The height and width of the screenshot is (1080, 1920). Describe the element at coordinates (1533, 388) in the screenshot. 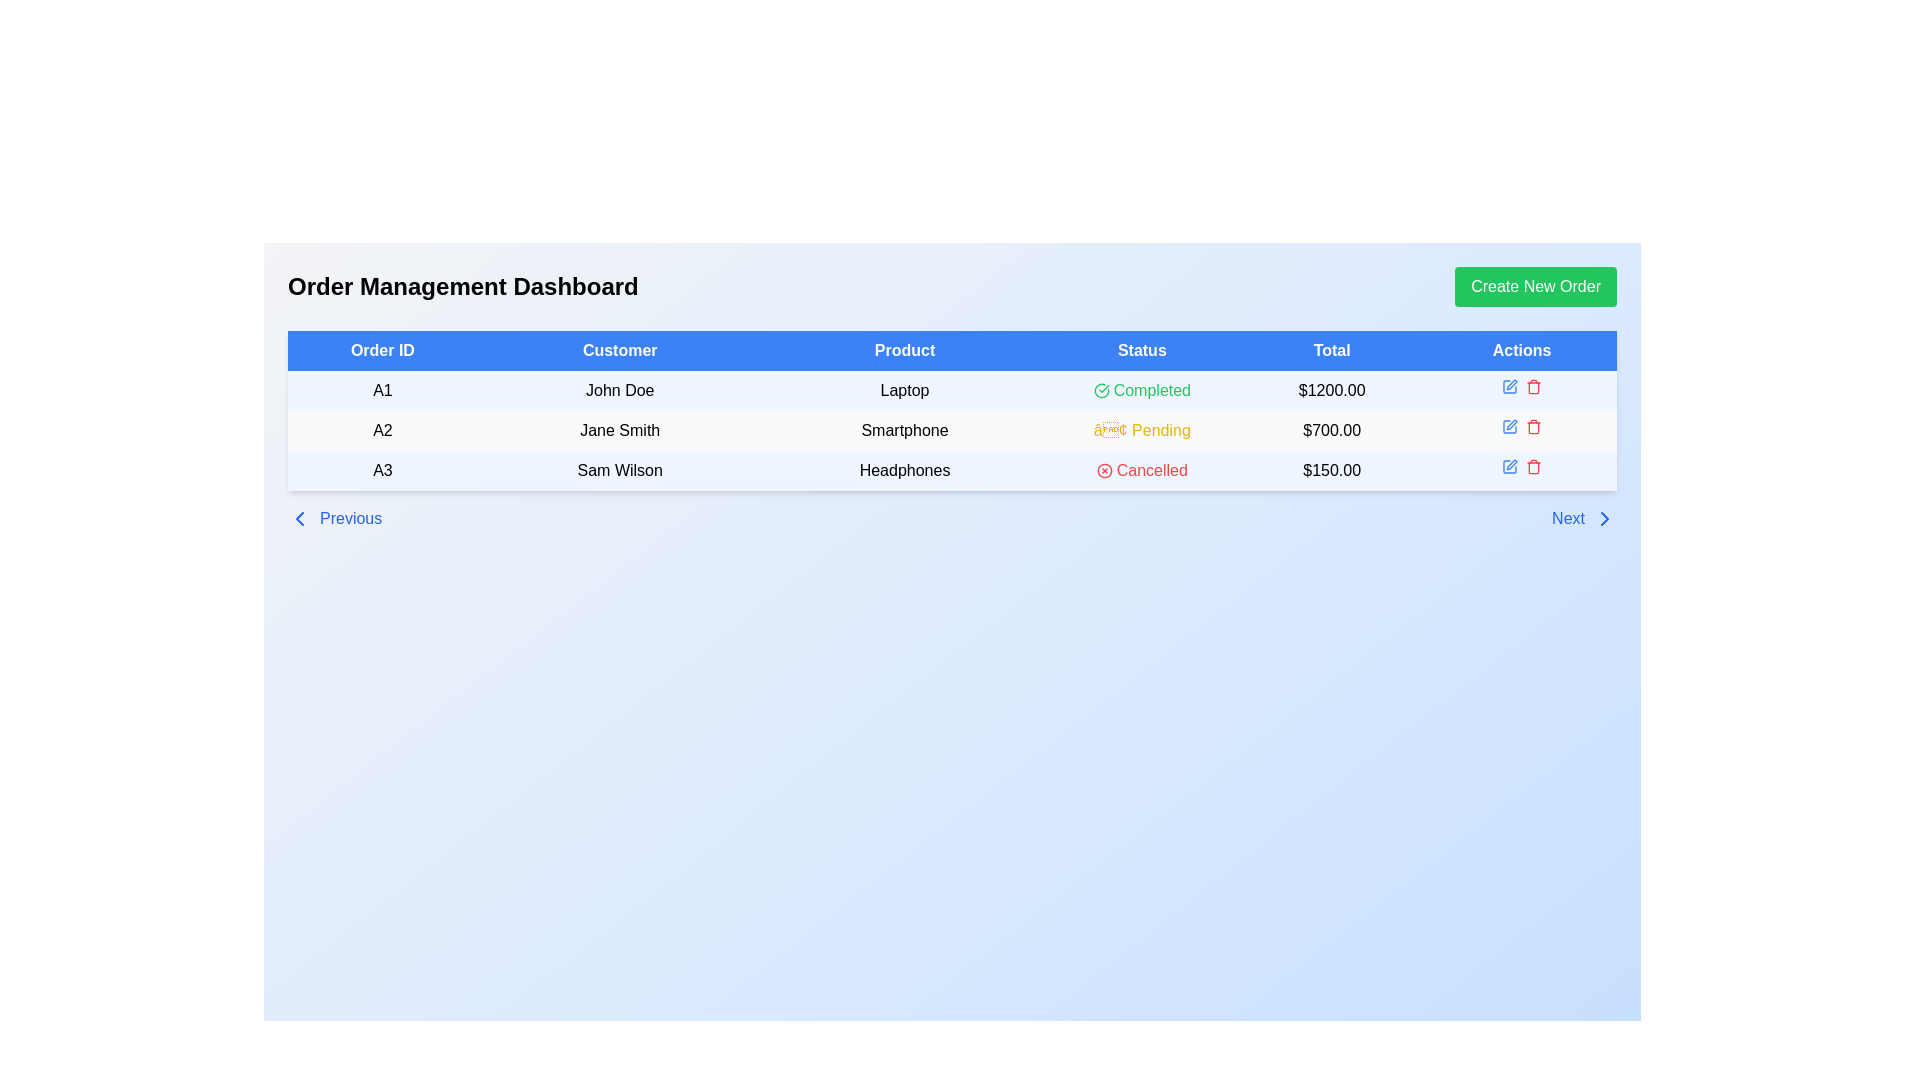

I see `the delete icon for 'John Doe' in the 'Actions' column` at that location.